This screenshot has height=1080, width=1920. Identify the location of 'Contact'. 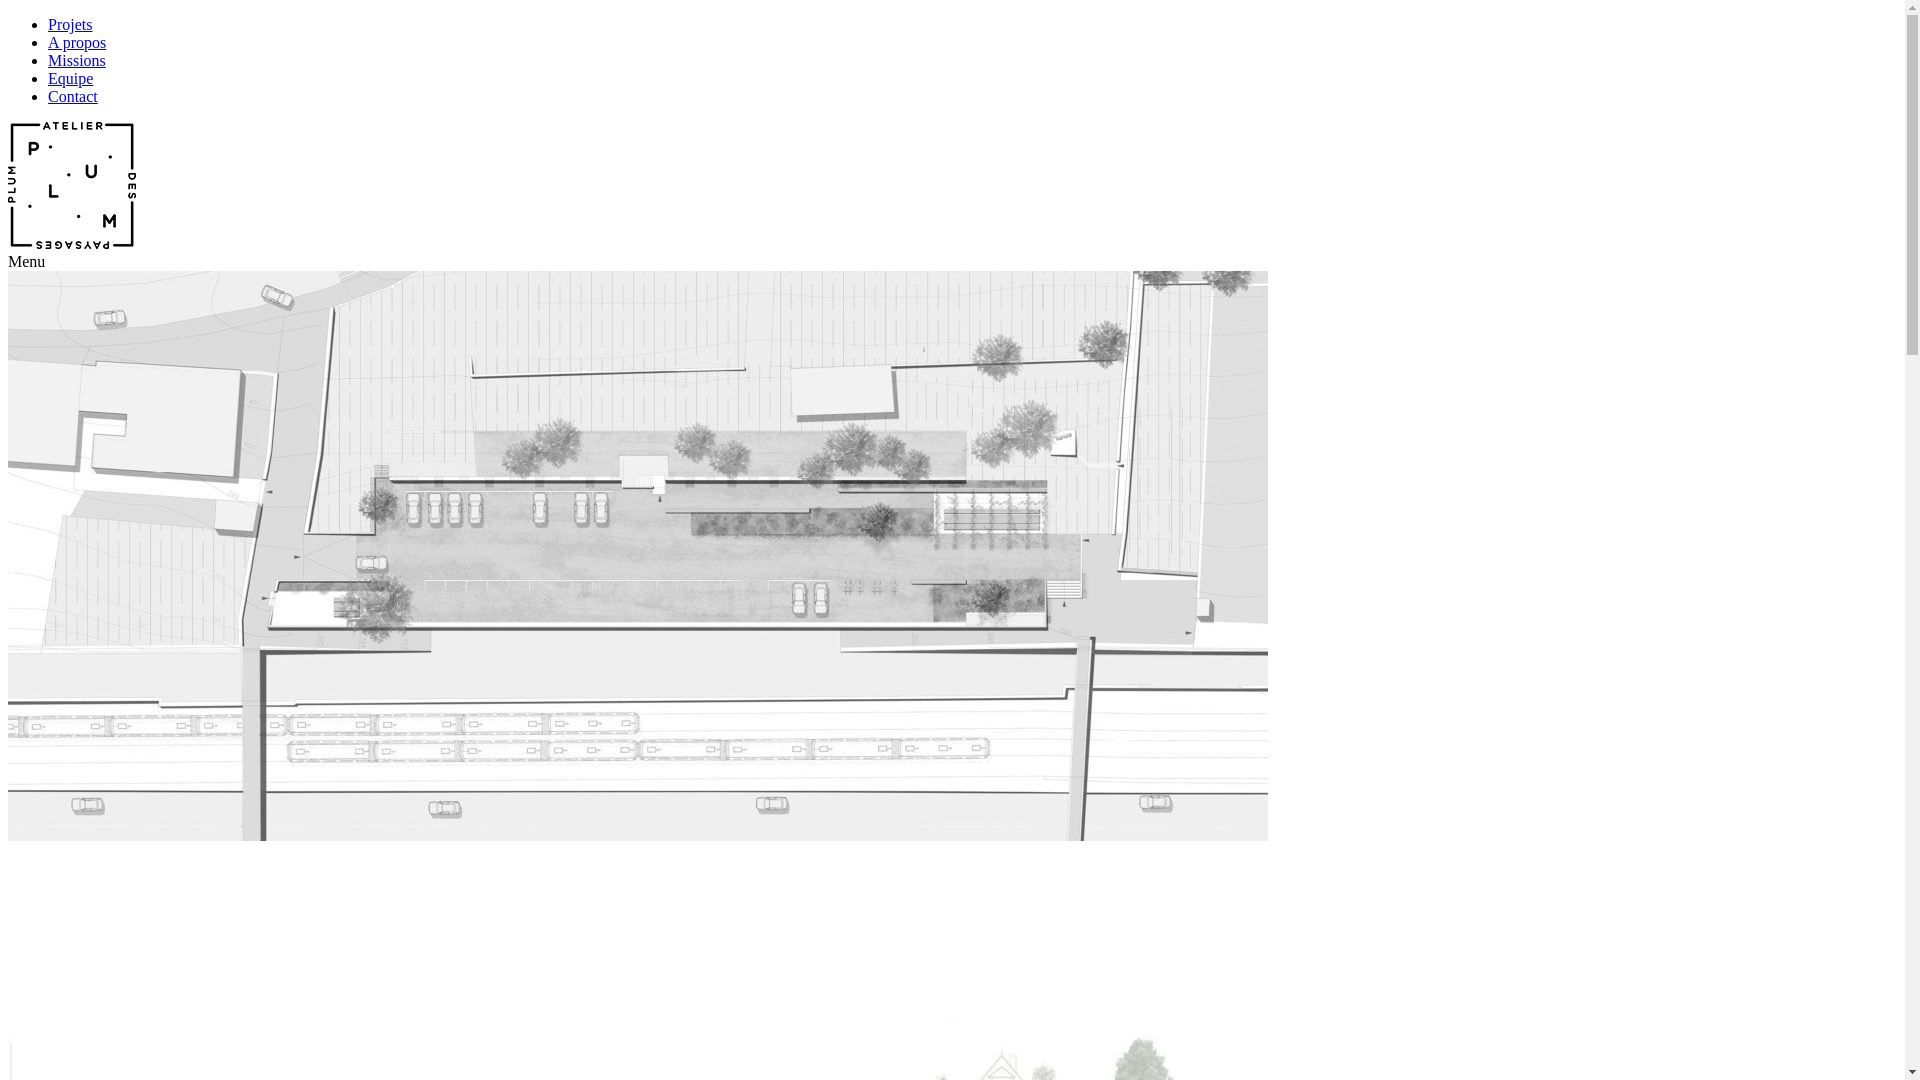
(48, 96).